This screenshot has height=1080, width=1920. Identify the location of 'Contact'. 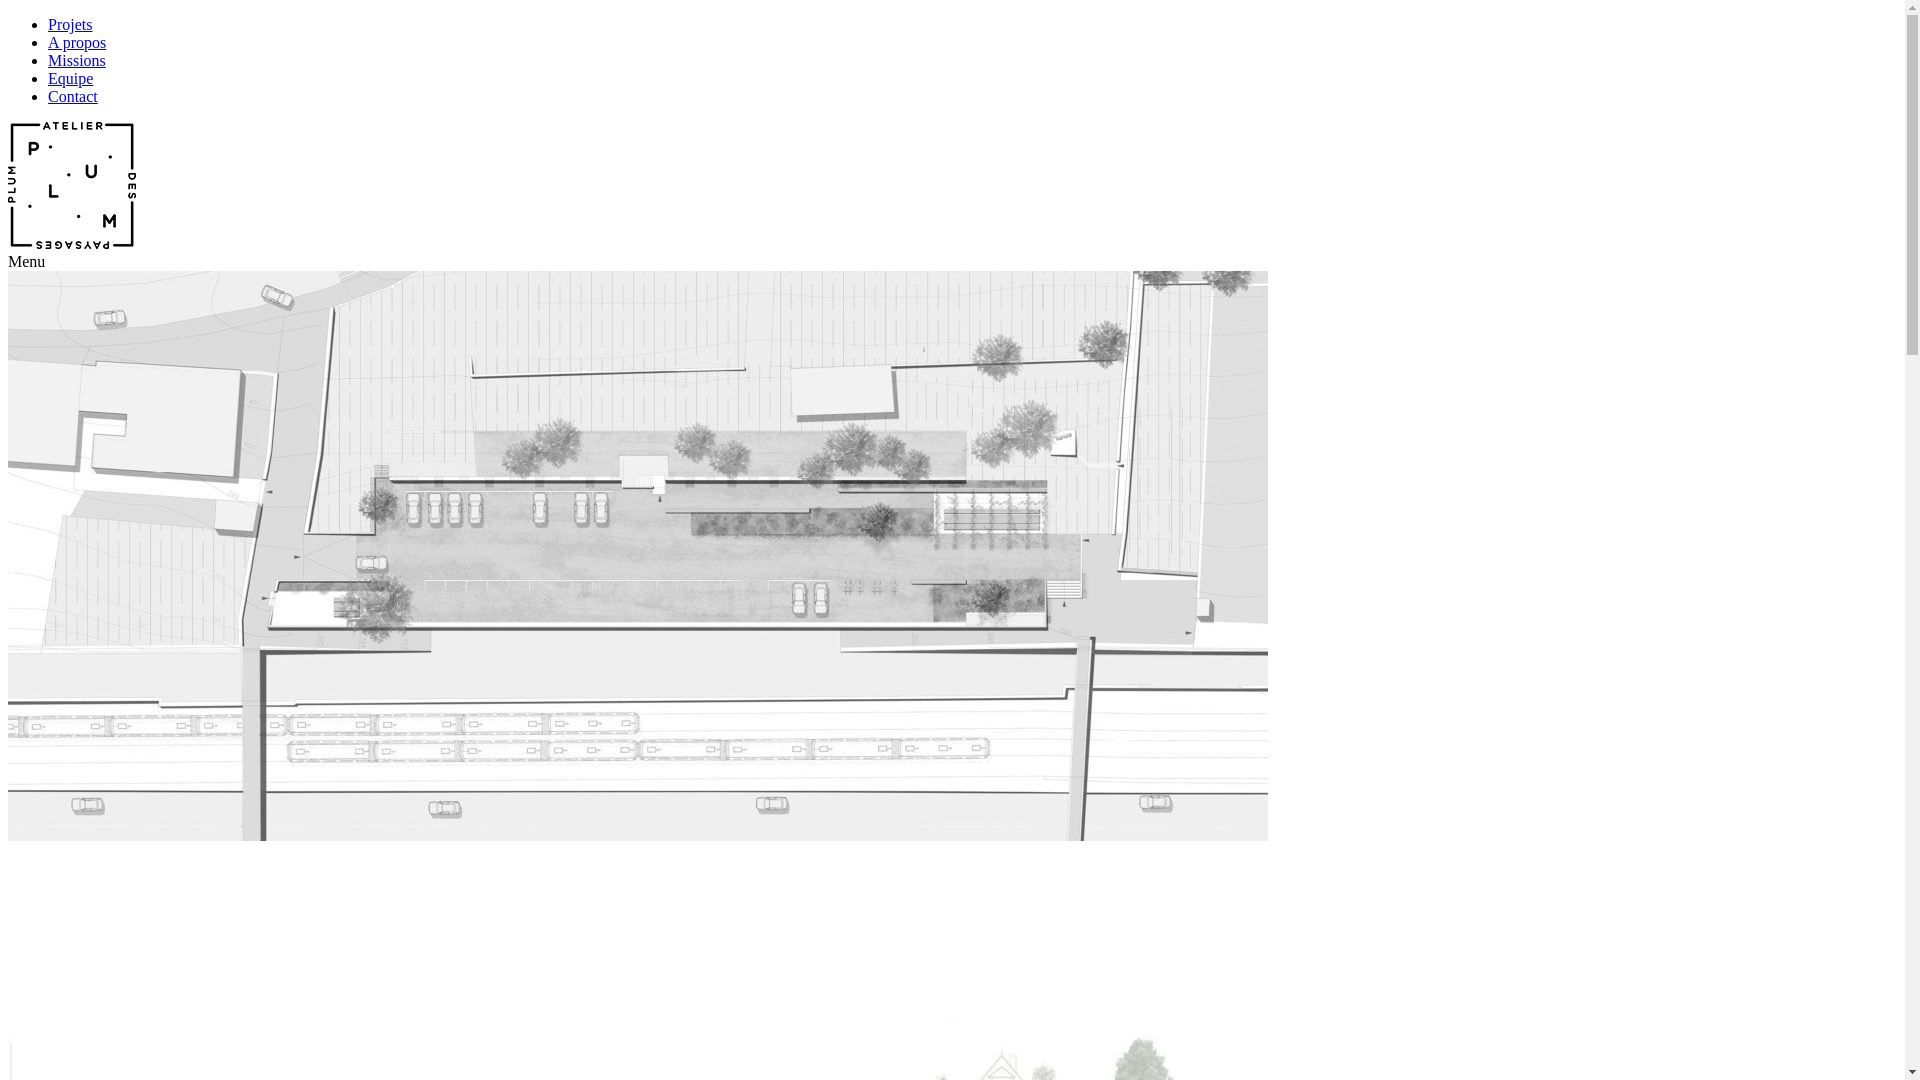
(48, 96).